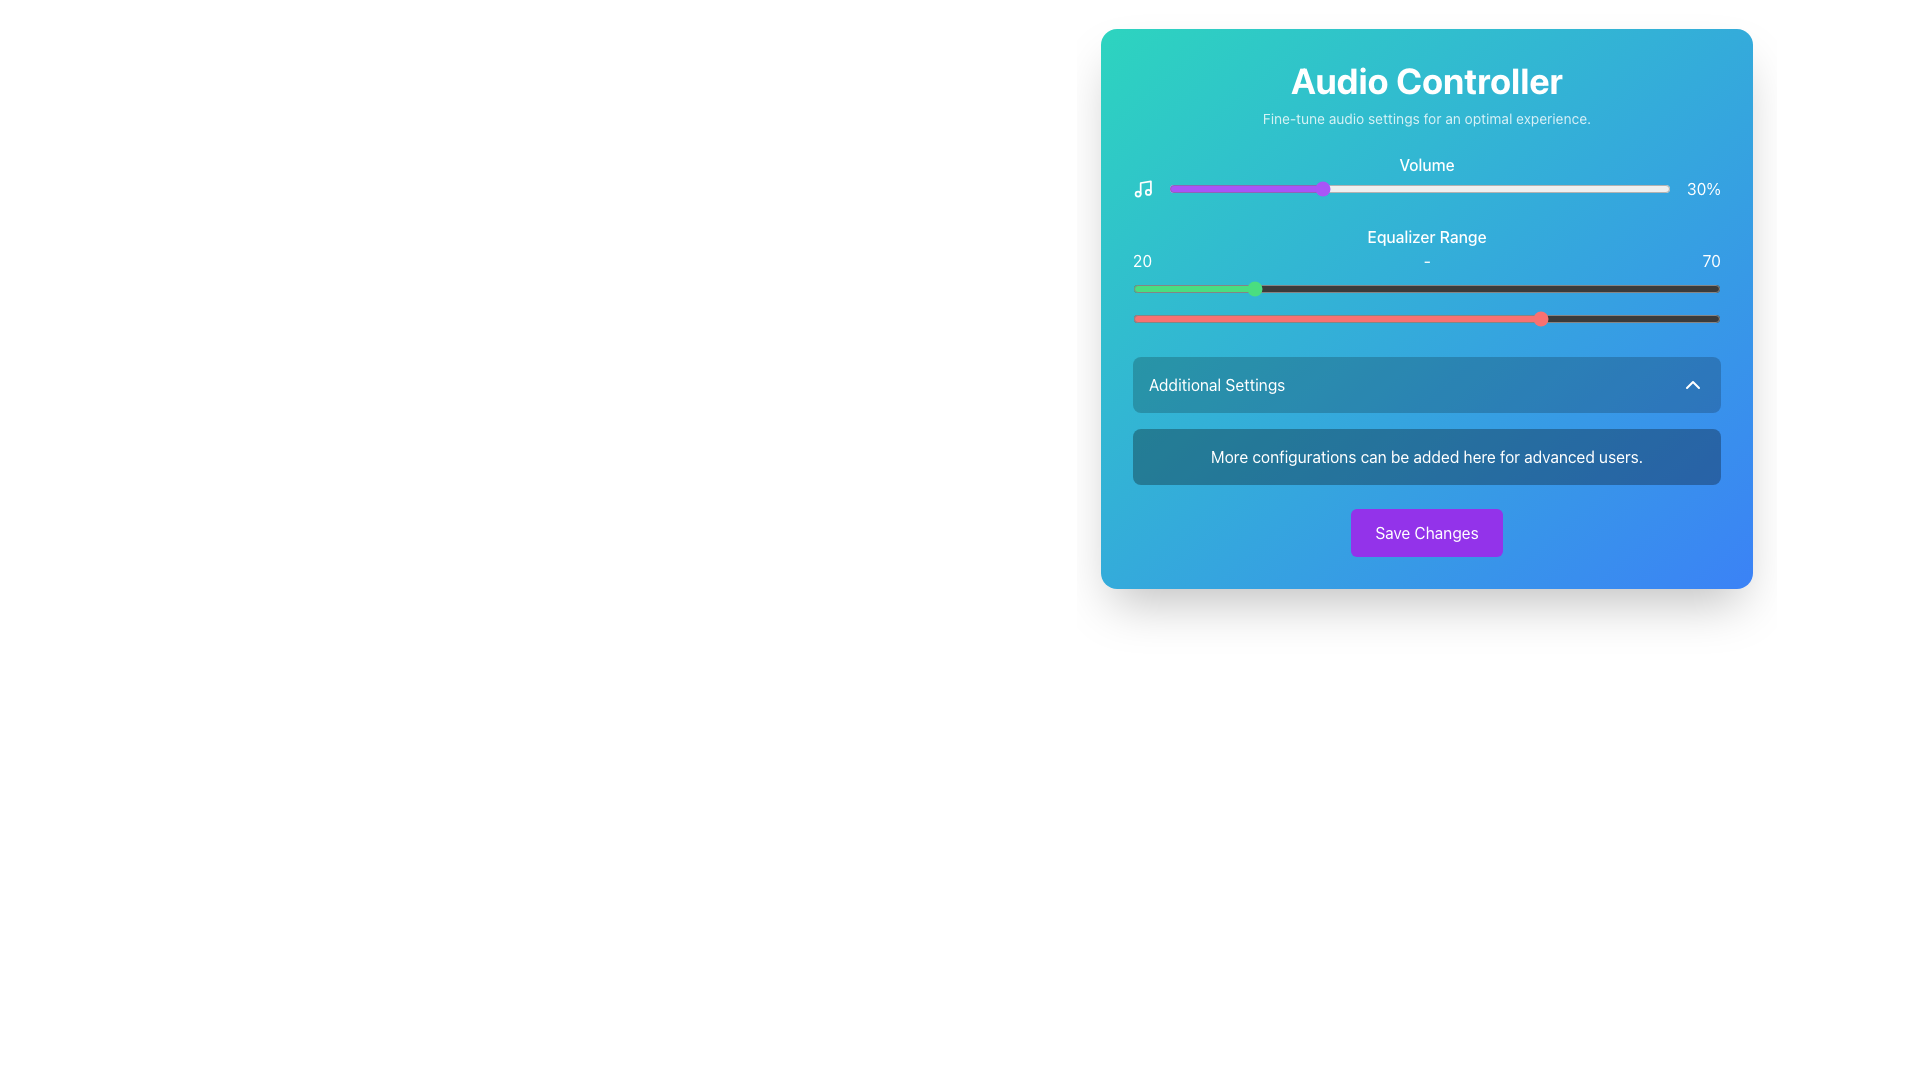  Describe the element at coordinates (1174, 318) in the screenshot. I see `the equalizer range` at that location.